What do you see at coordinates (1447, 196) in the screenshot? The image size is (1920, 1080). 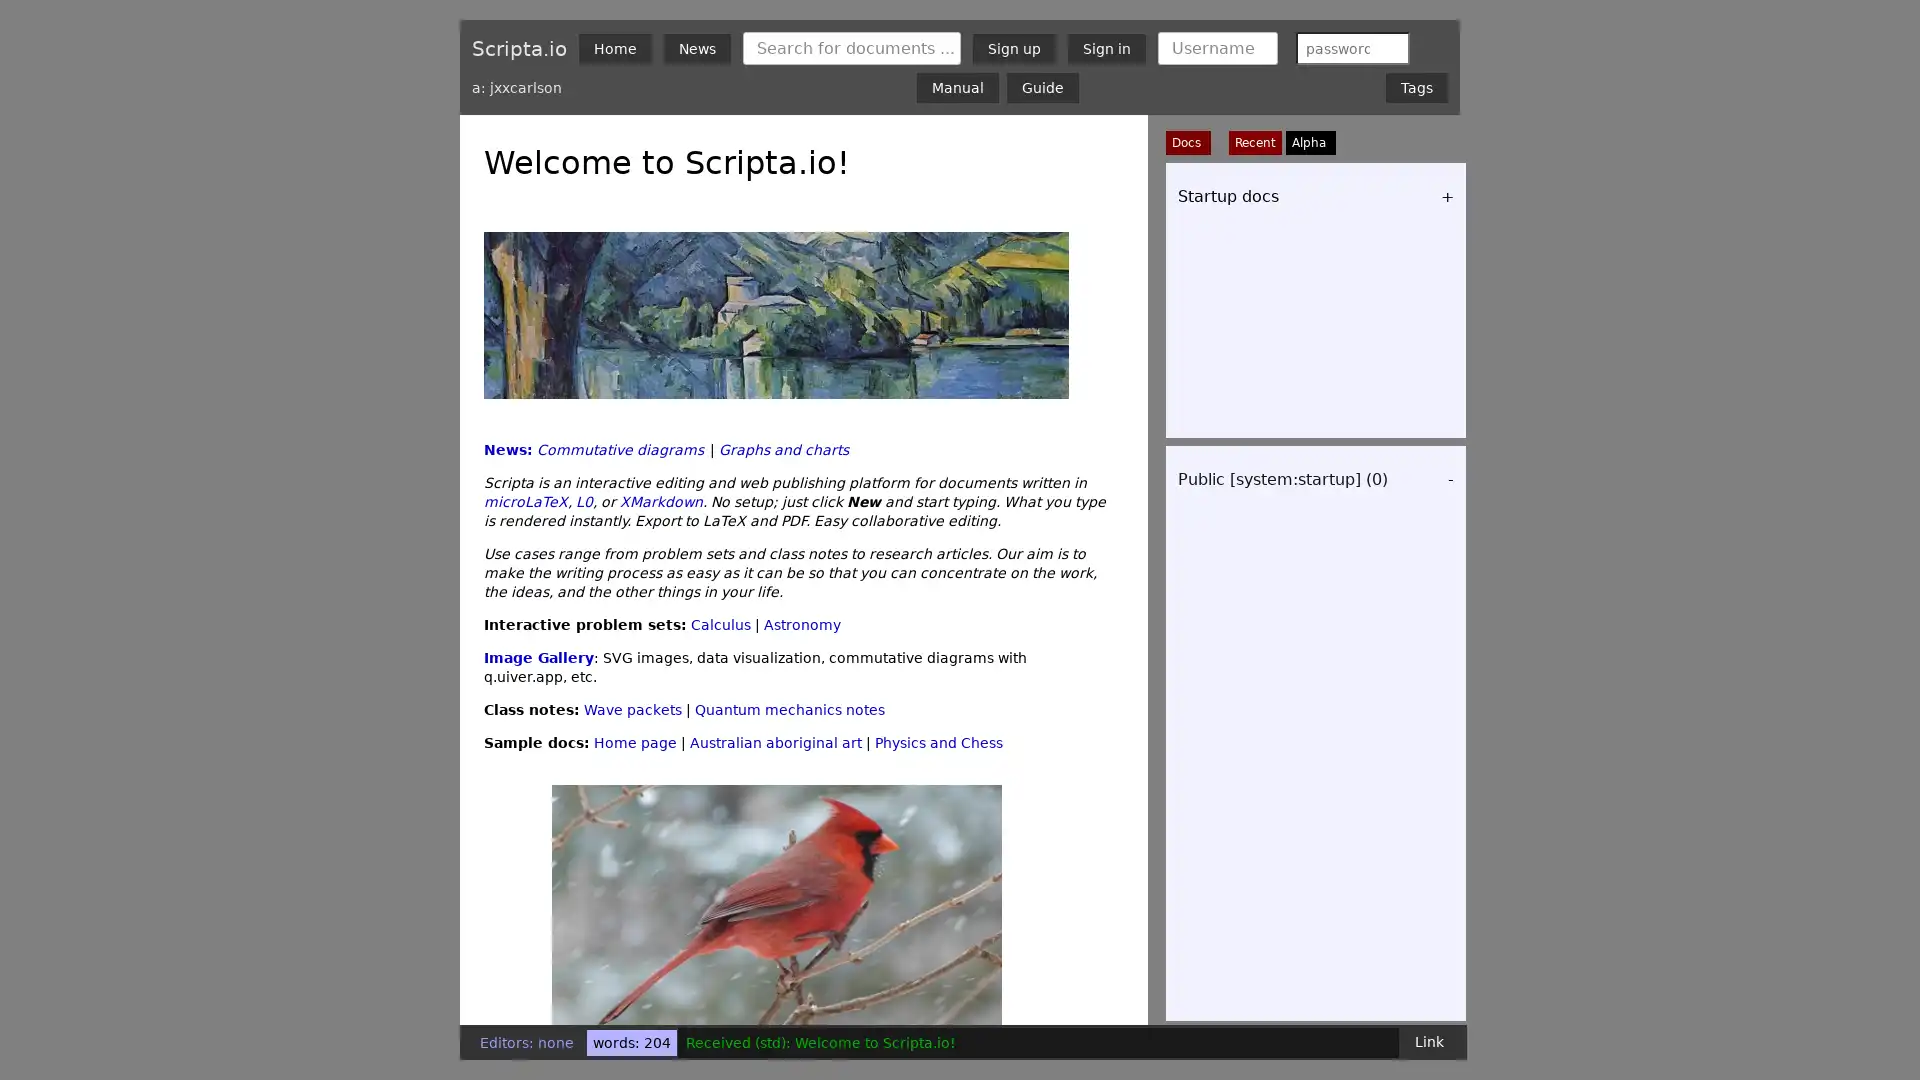 I see `+` at bounding box center [1447, 196].